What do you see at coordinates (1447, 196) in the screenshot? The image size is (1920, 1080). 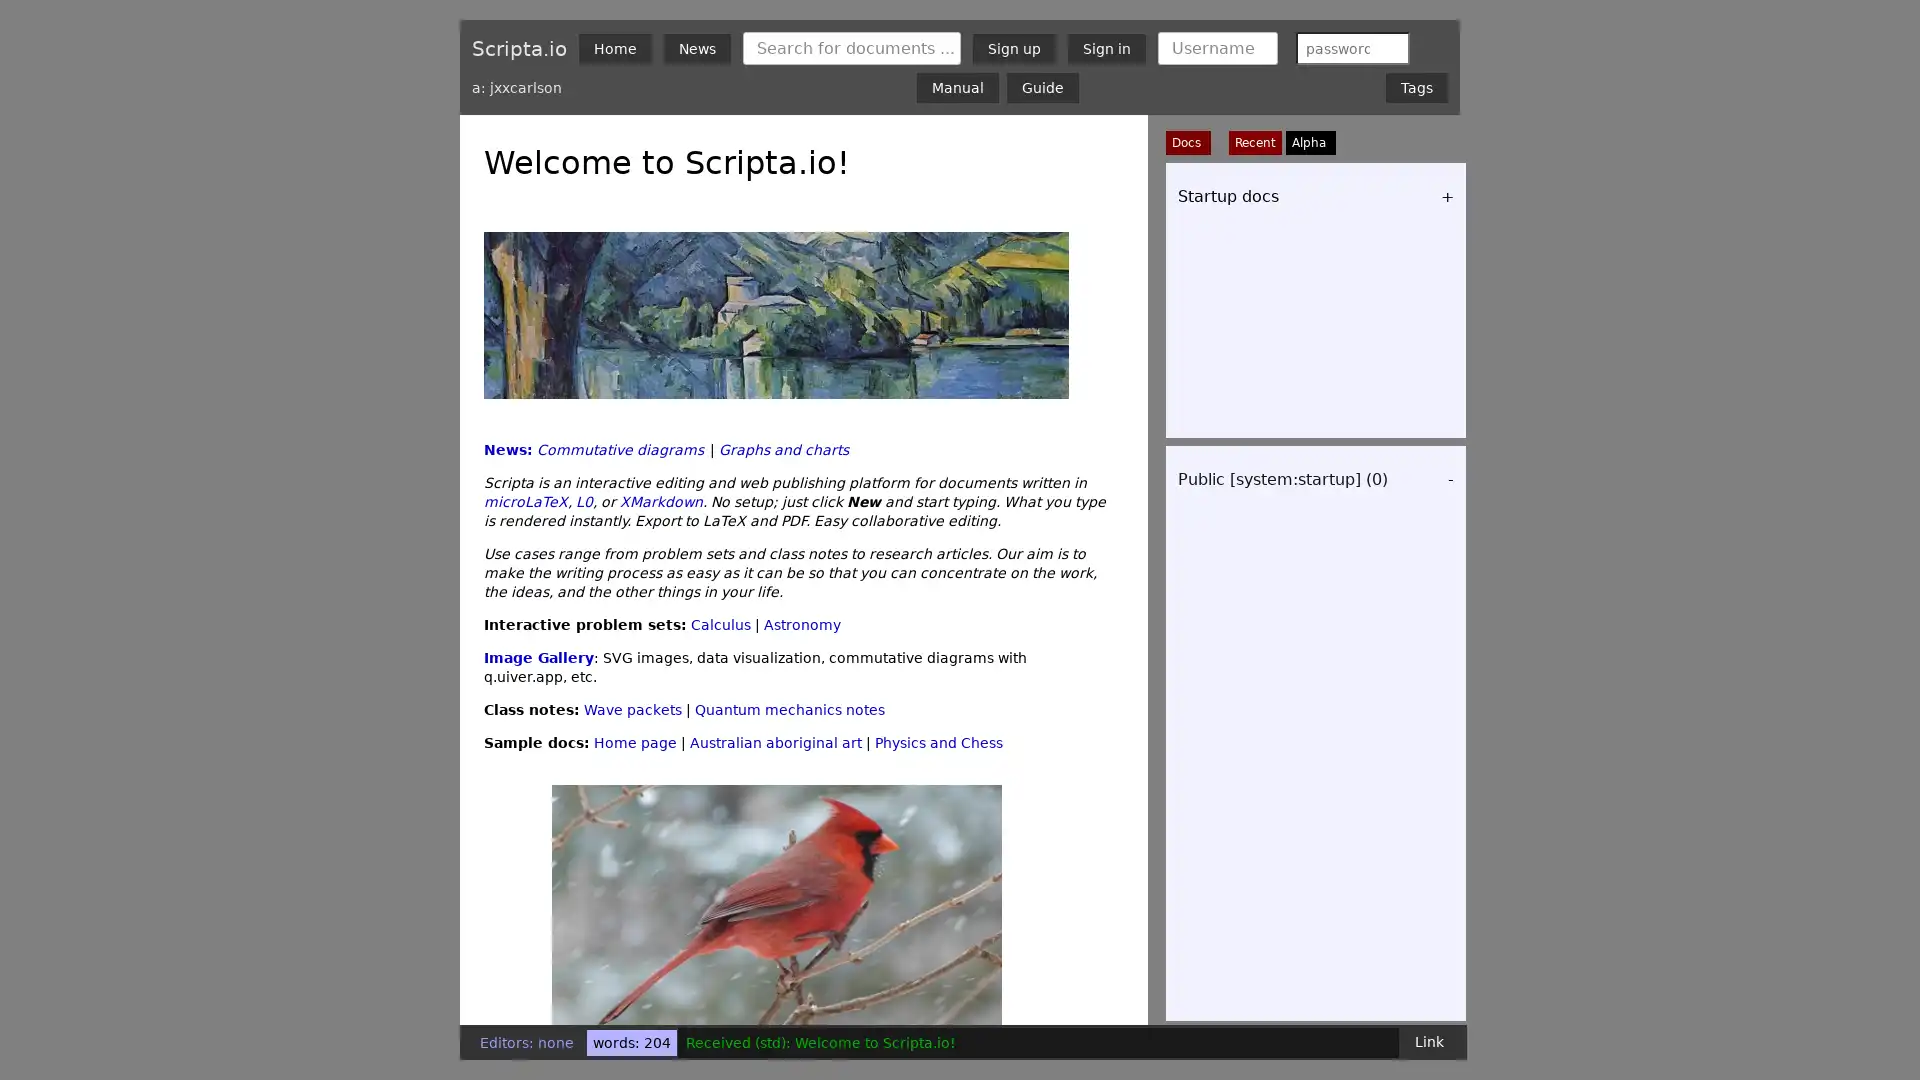 I see `+` at bounding box center [1447, 196].